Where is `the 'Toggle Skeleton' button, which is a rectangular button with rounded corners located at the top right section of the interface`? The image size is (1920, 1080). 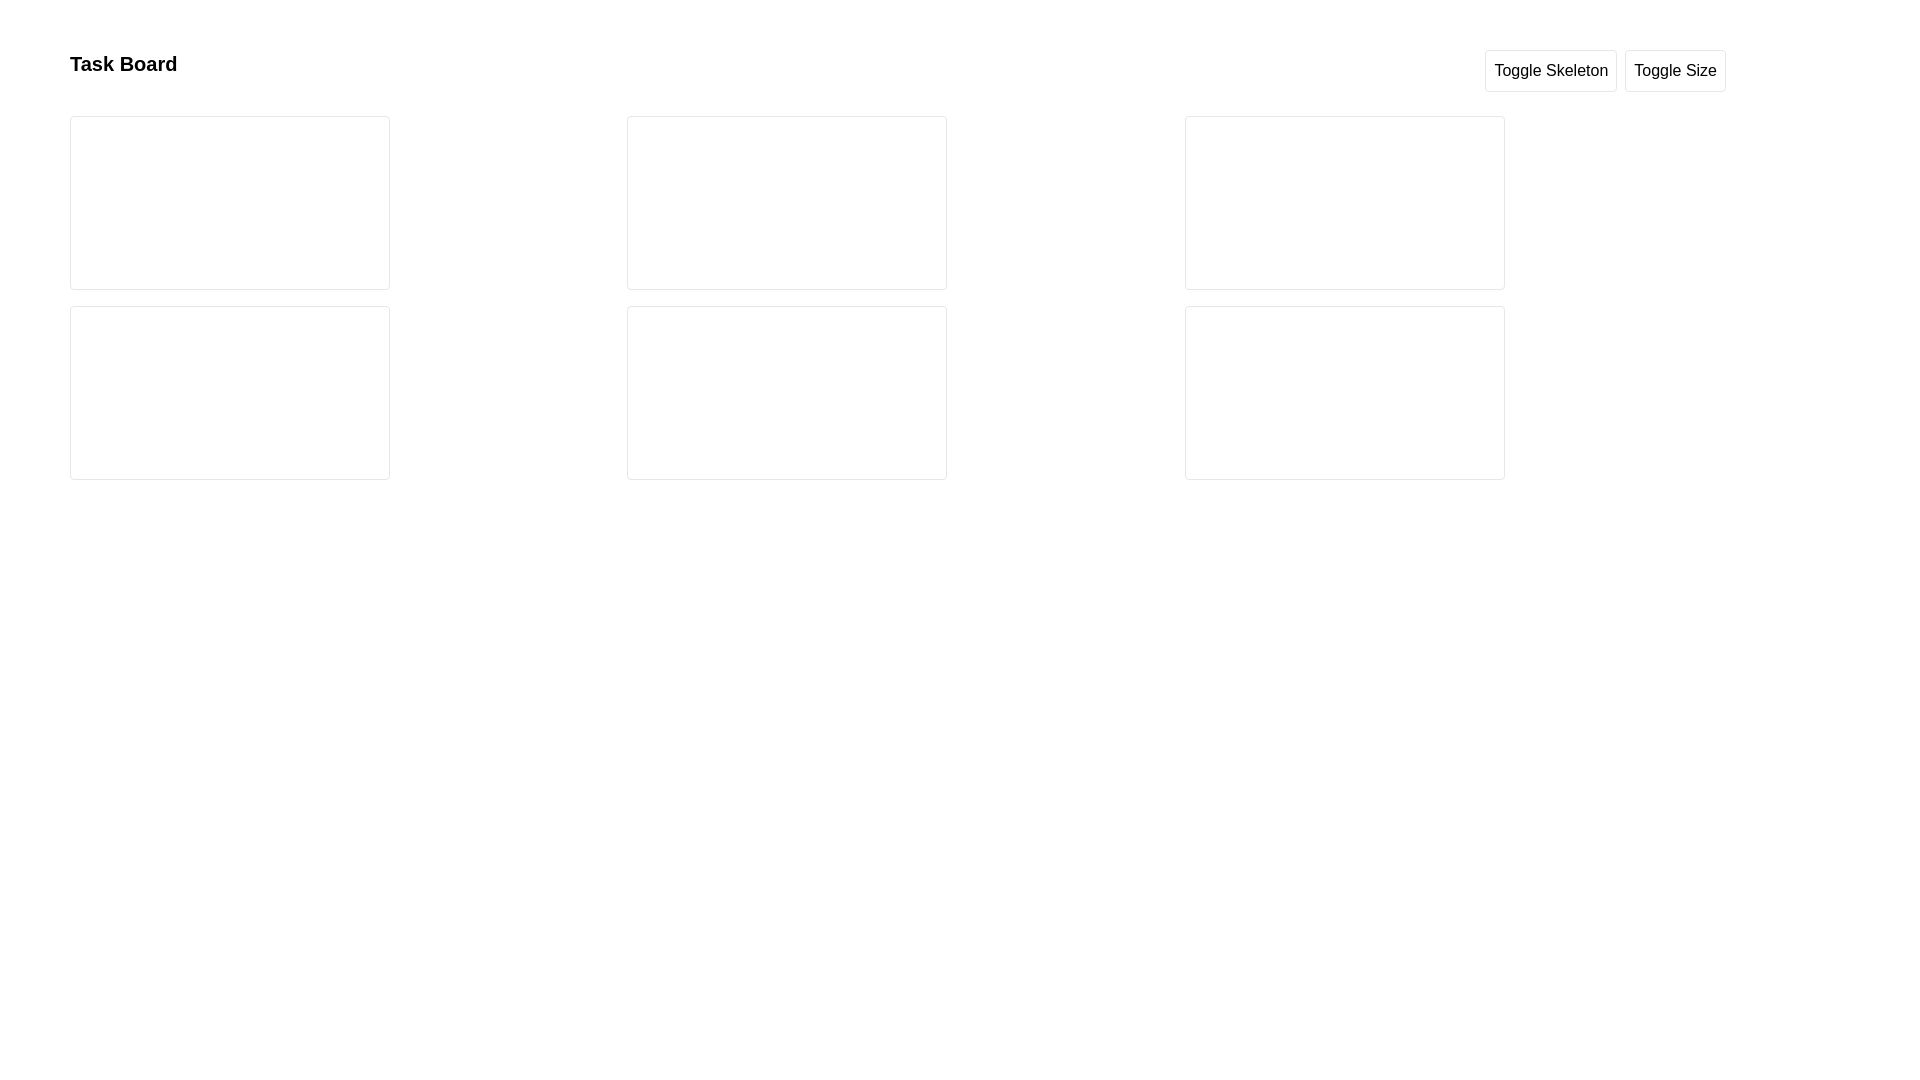
the 'Toggle Skeleton' button, which is a rectangular button with rounded corners located at the top right section of the interface is located at coordinates (1549, 69).